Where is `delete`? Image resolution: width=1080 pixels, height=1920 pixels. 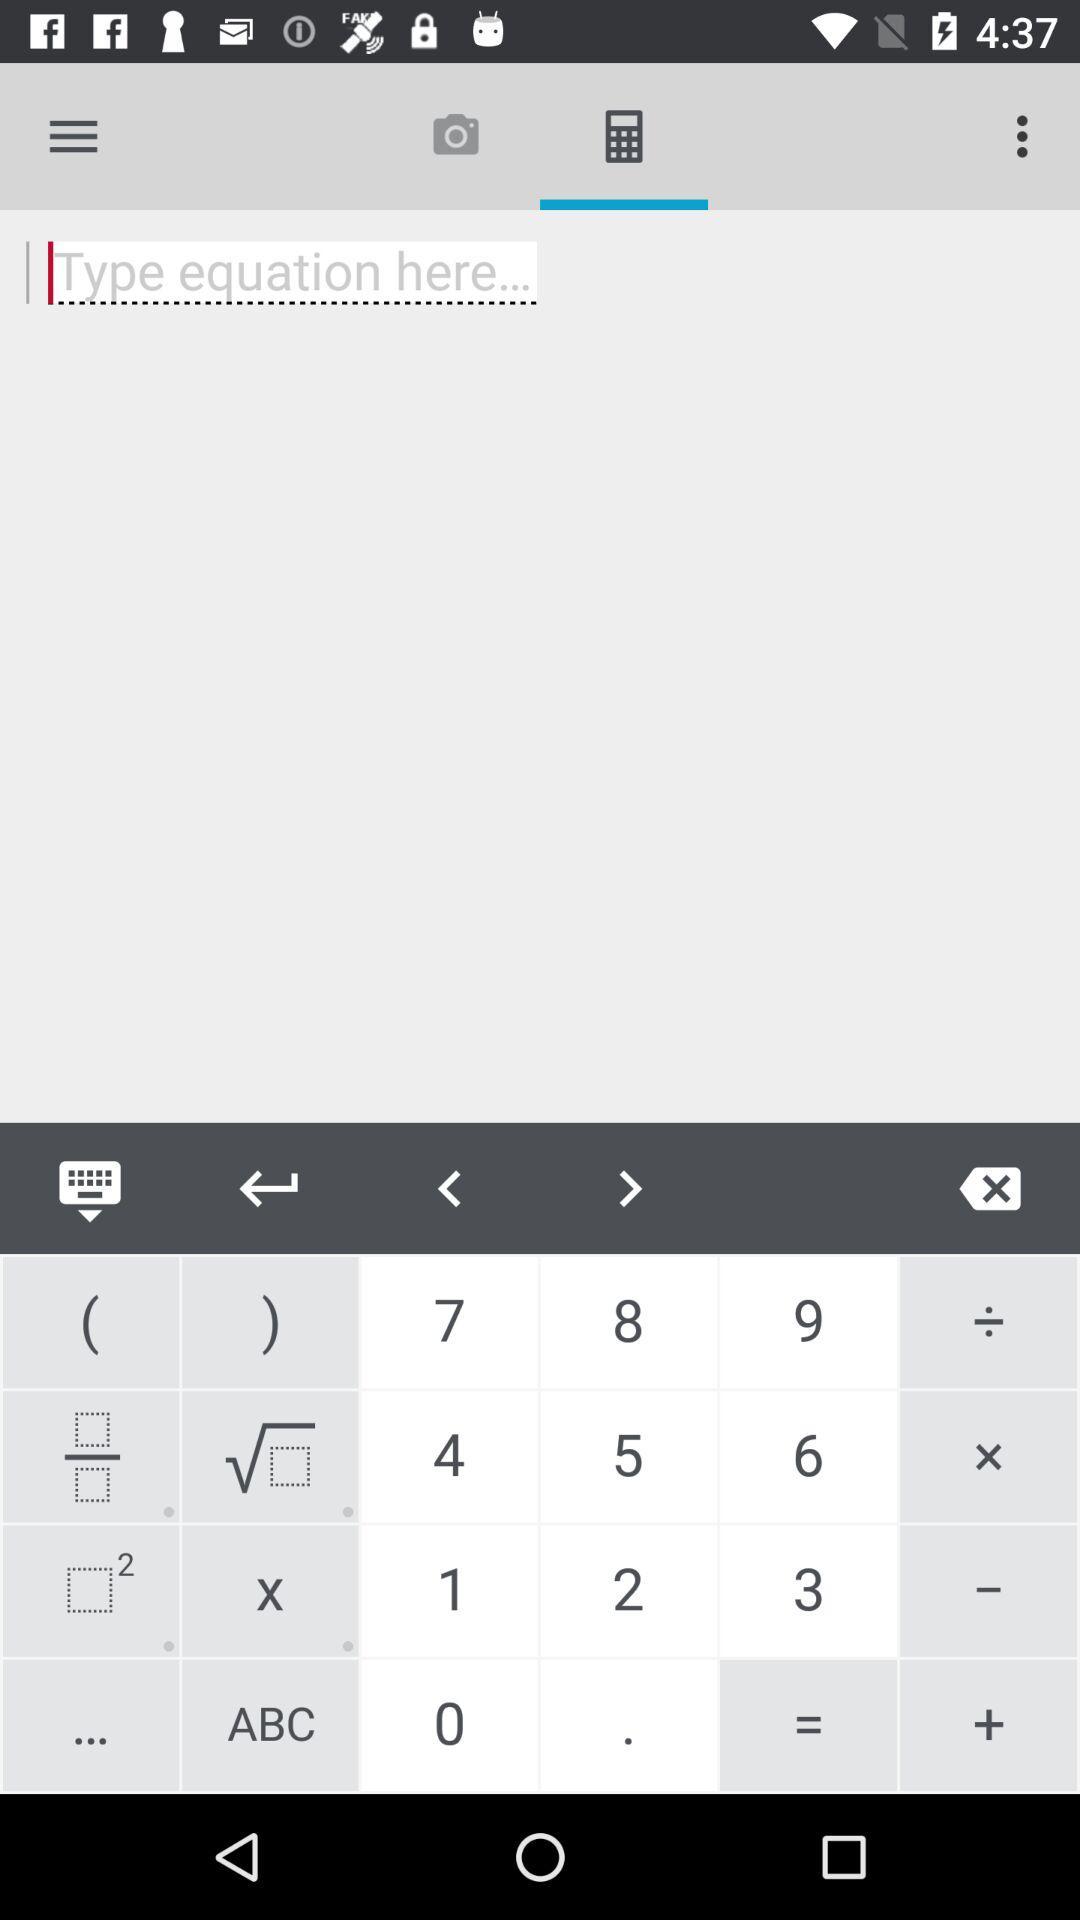 delete is located at coordinates (990, 1188).